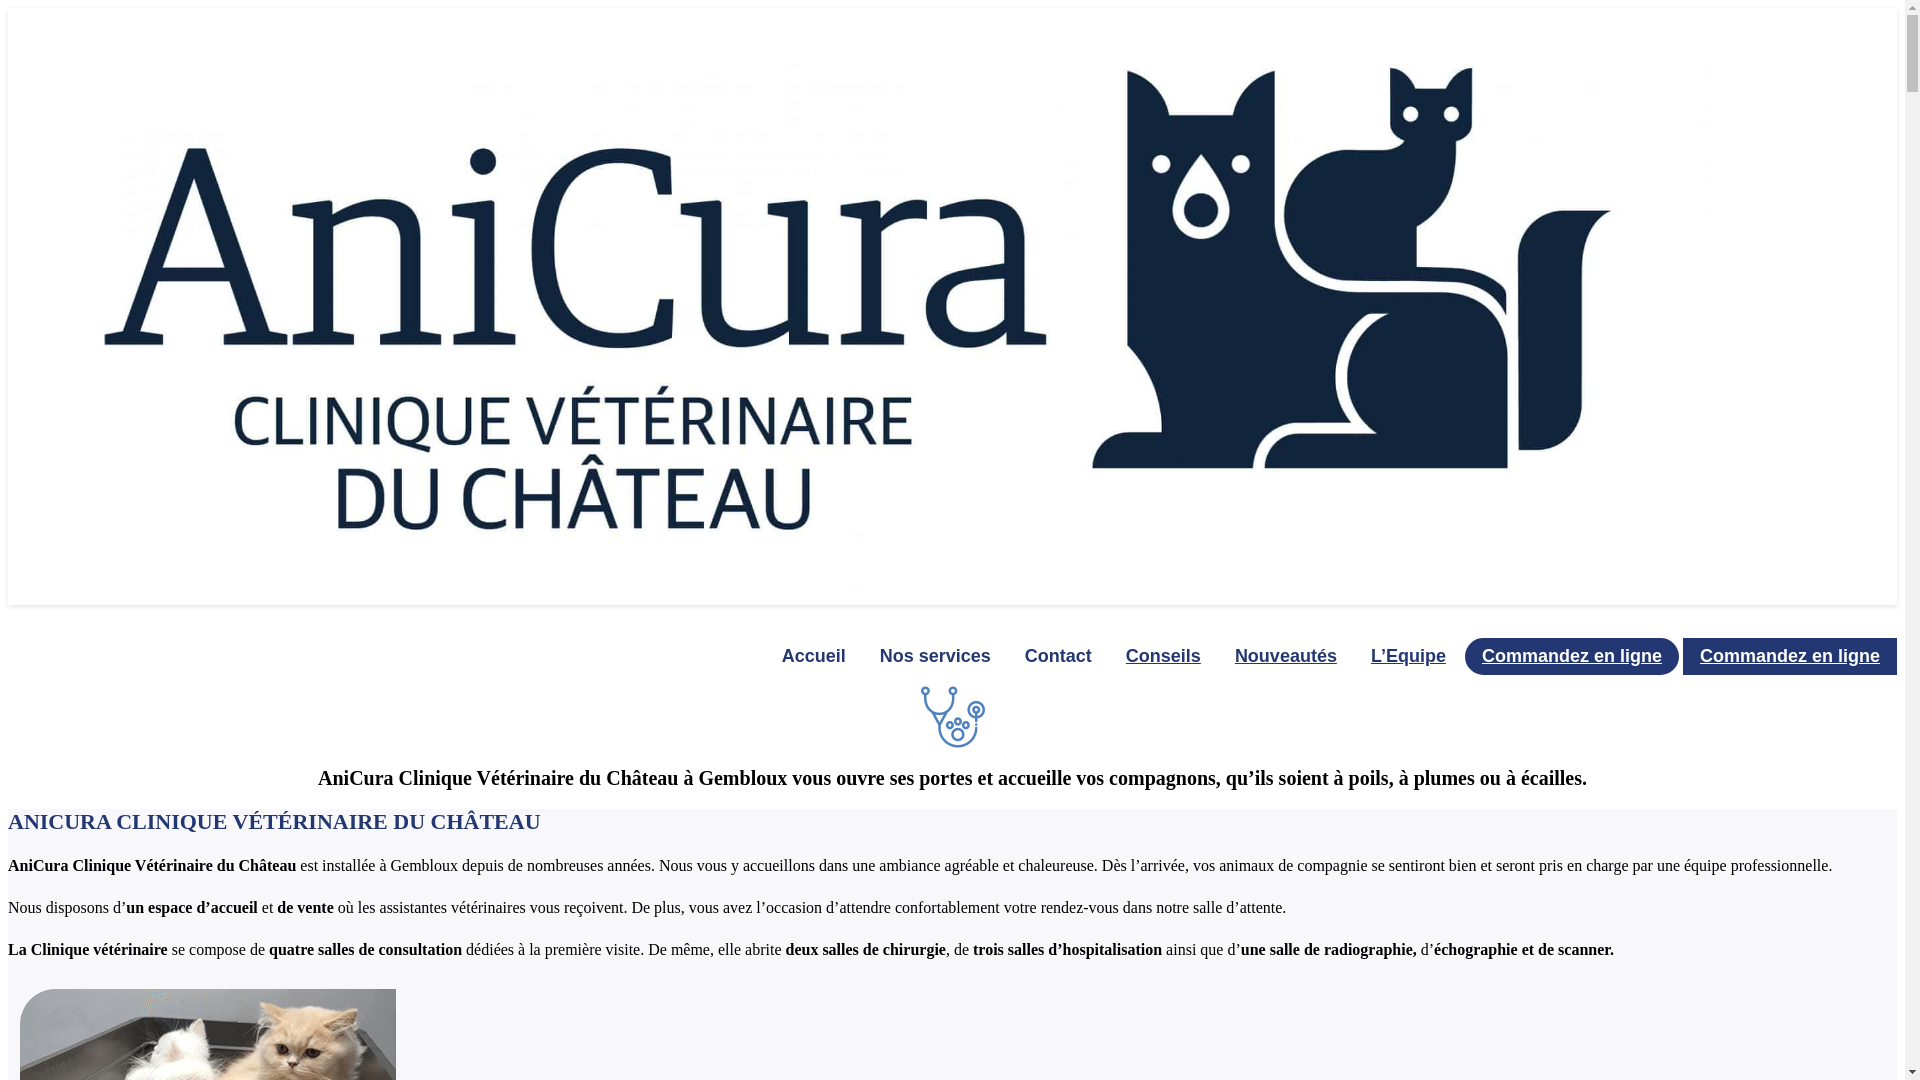 The height and width of the screenshot is (1080, 1920). Describe the element at coordinates (1109, 656) in the screenshot. I see `'Conseils'` at that location.